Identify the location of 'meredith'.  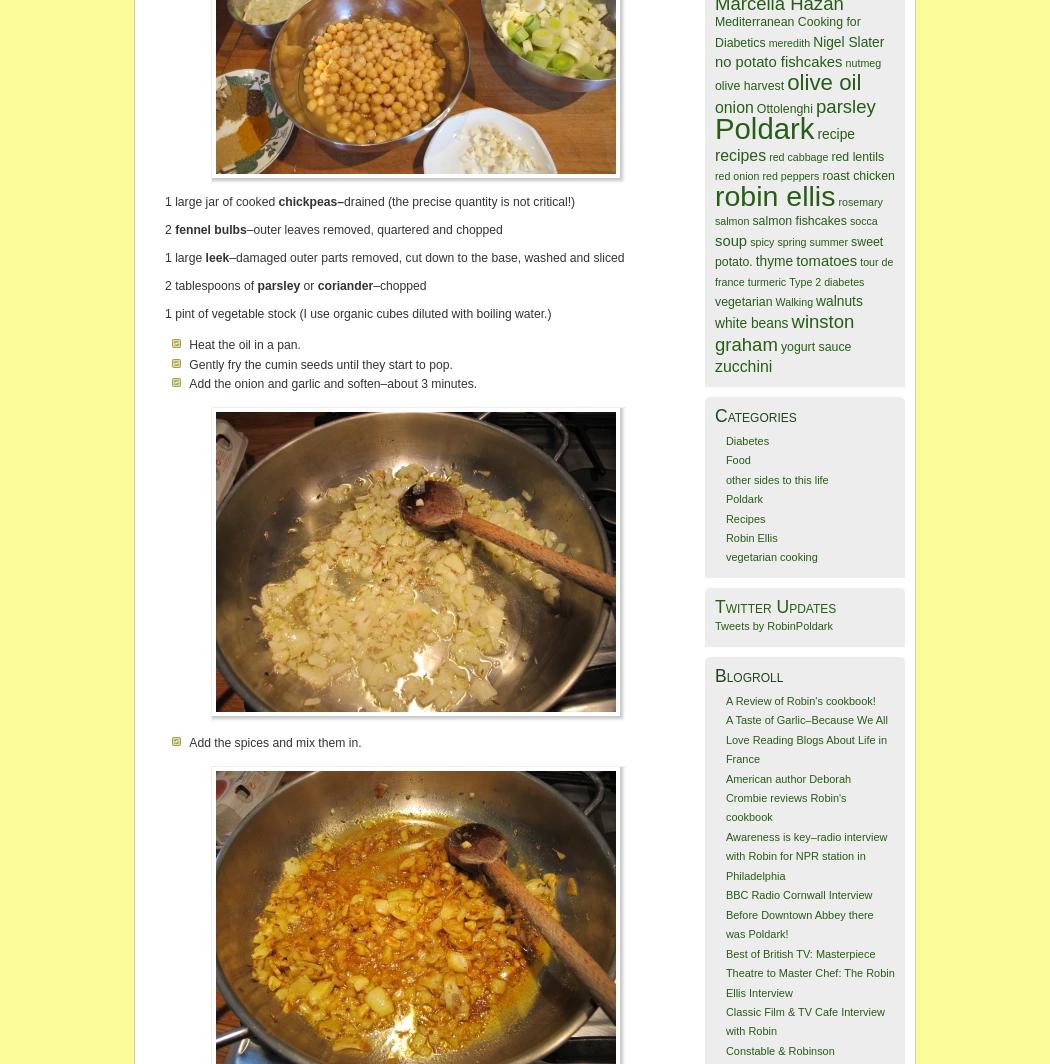
(767, 42).